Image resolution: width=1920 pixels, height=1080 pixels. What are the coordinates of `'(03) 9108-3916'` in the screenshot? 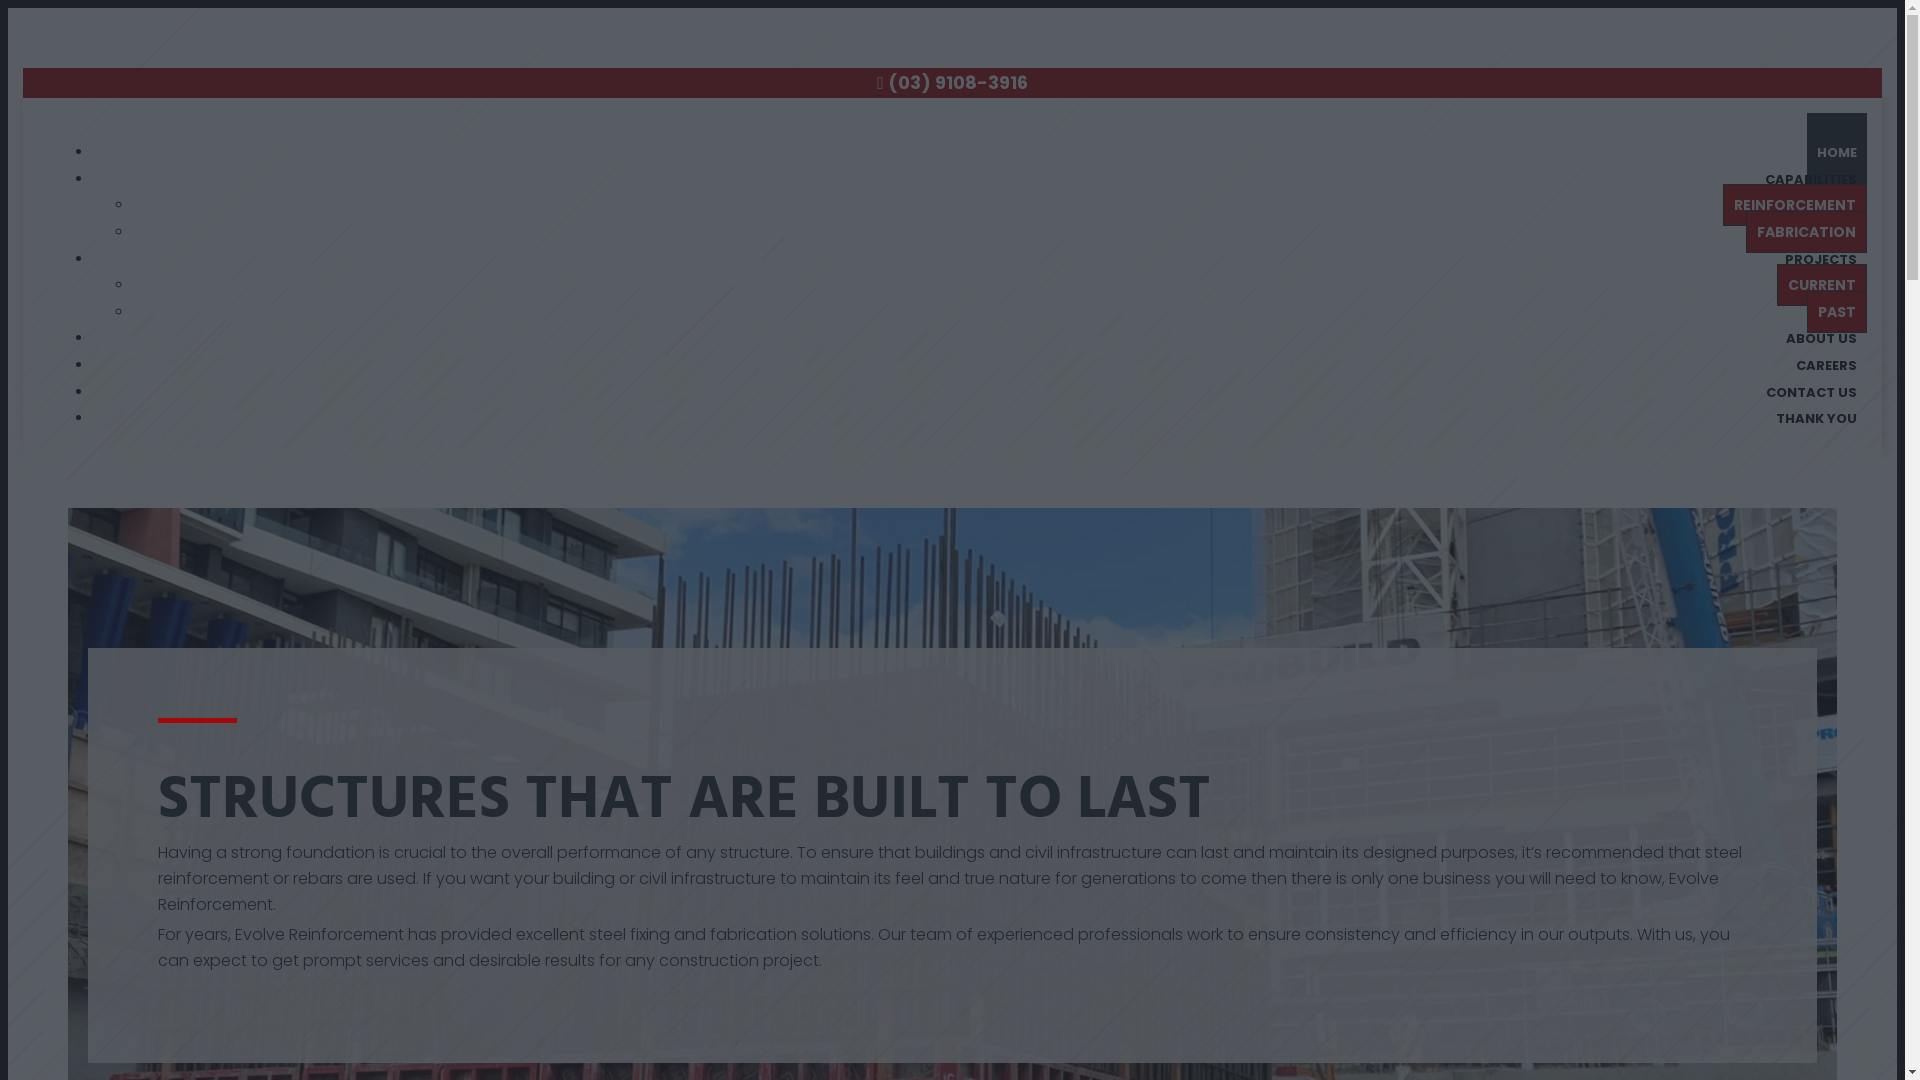 It's located at (957, 81).